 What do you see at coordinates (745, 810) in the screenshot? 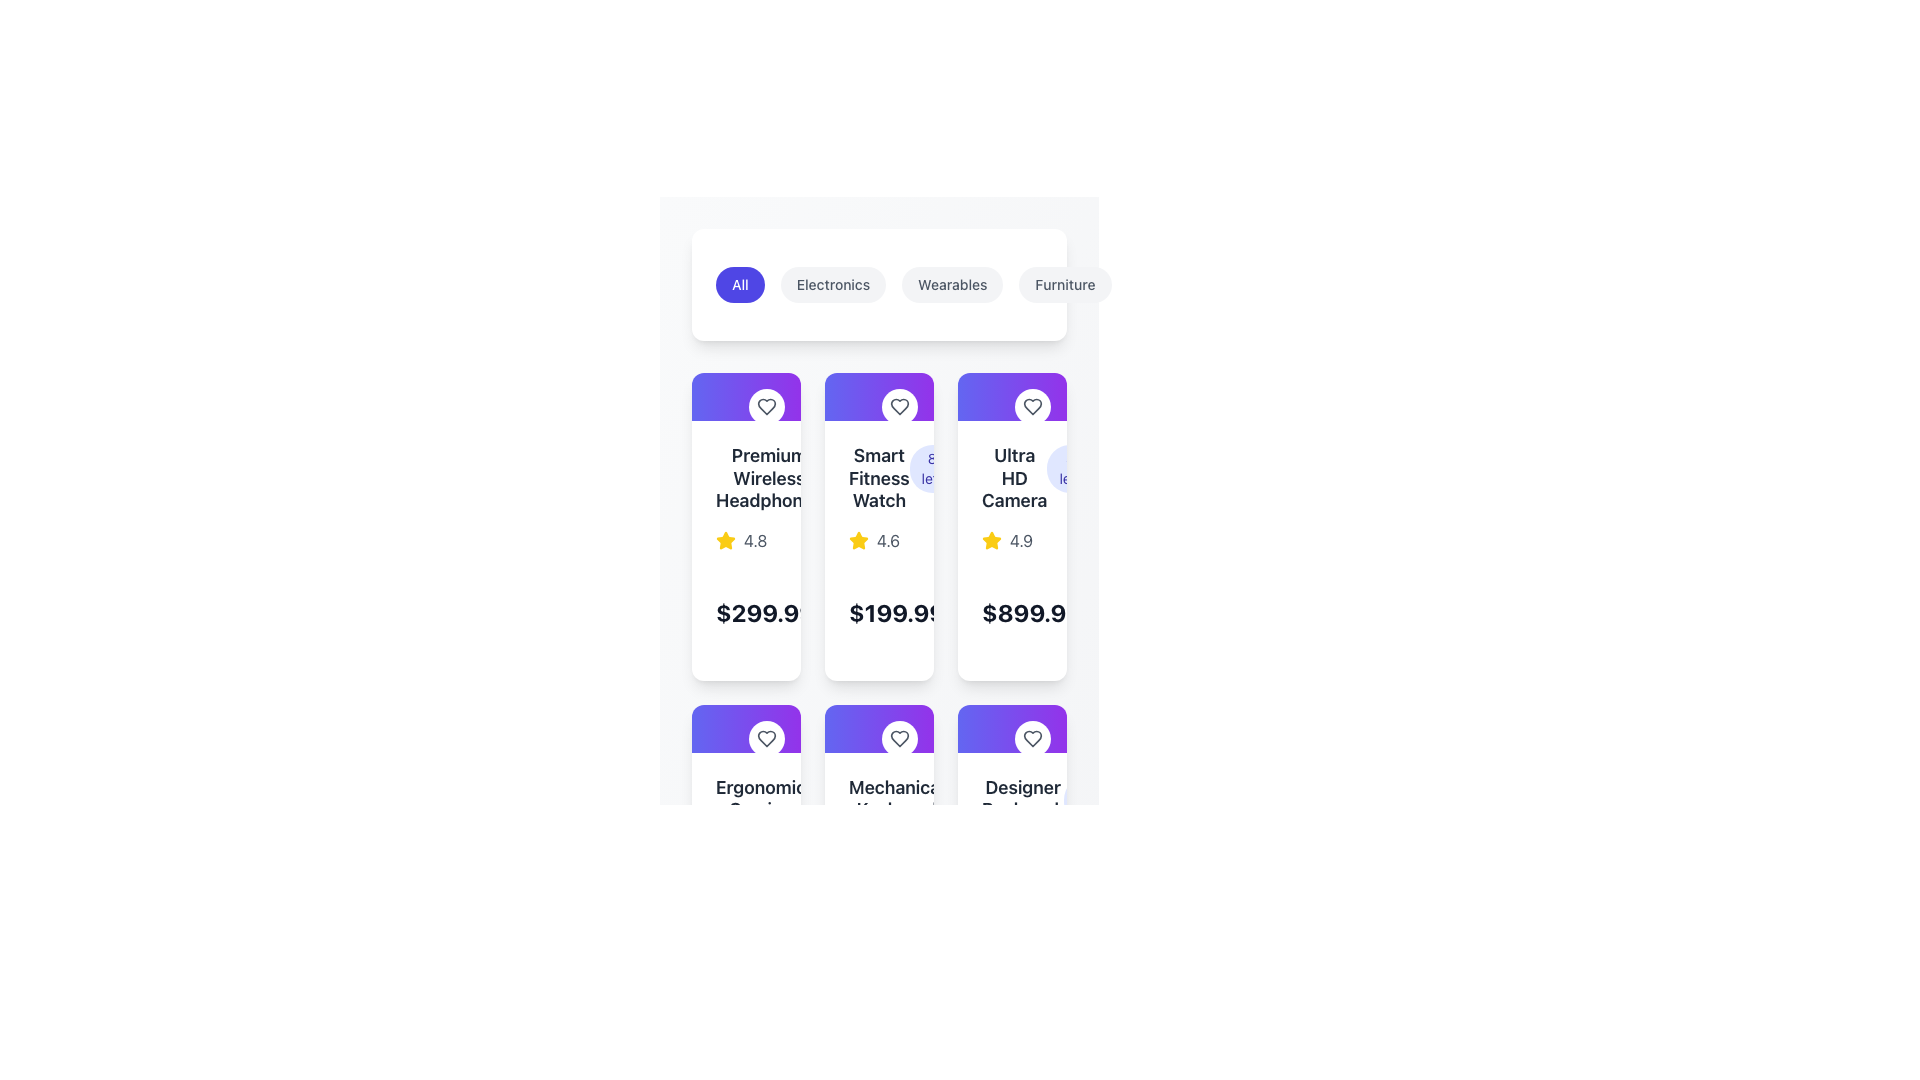
I see `text displayed at the top left of the product card that shows the product's name and availability` at bounding box center [745, 810].